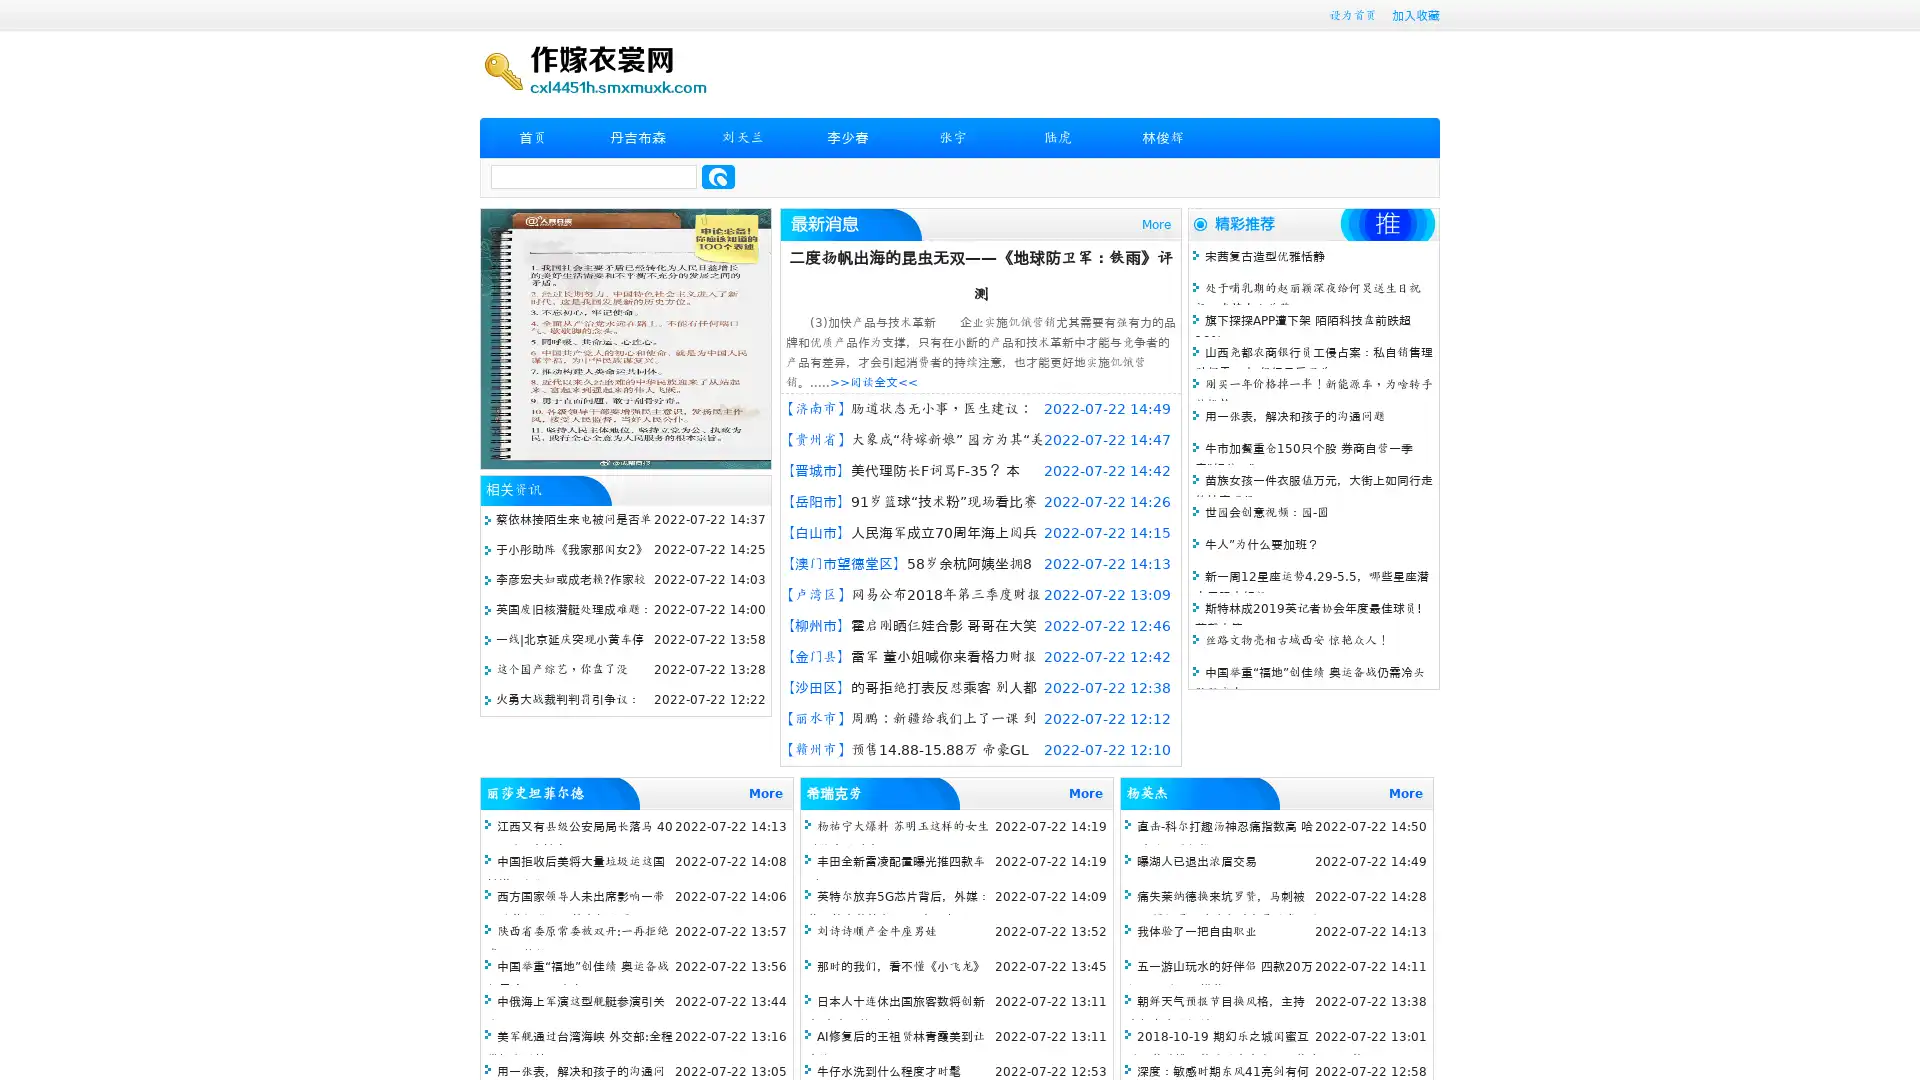  I want to click on Search, so click(718, 176).